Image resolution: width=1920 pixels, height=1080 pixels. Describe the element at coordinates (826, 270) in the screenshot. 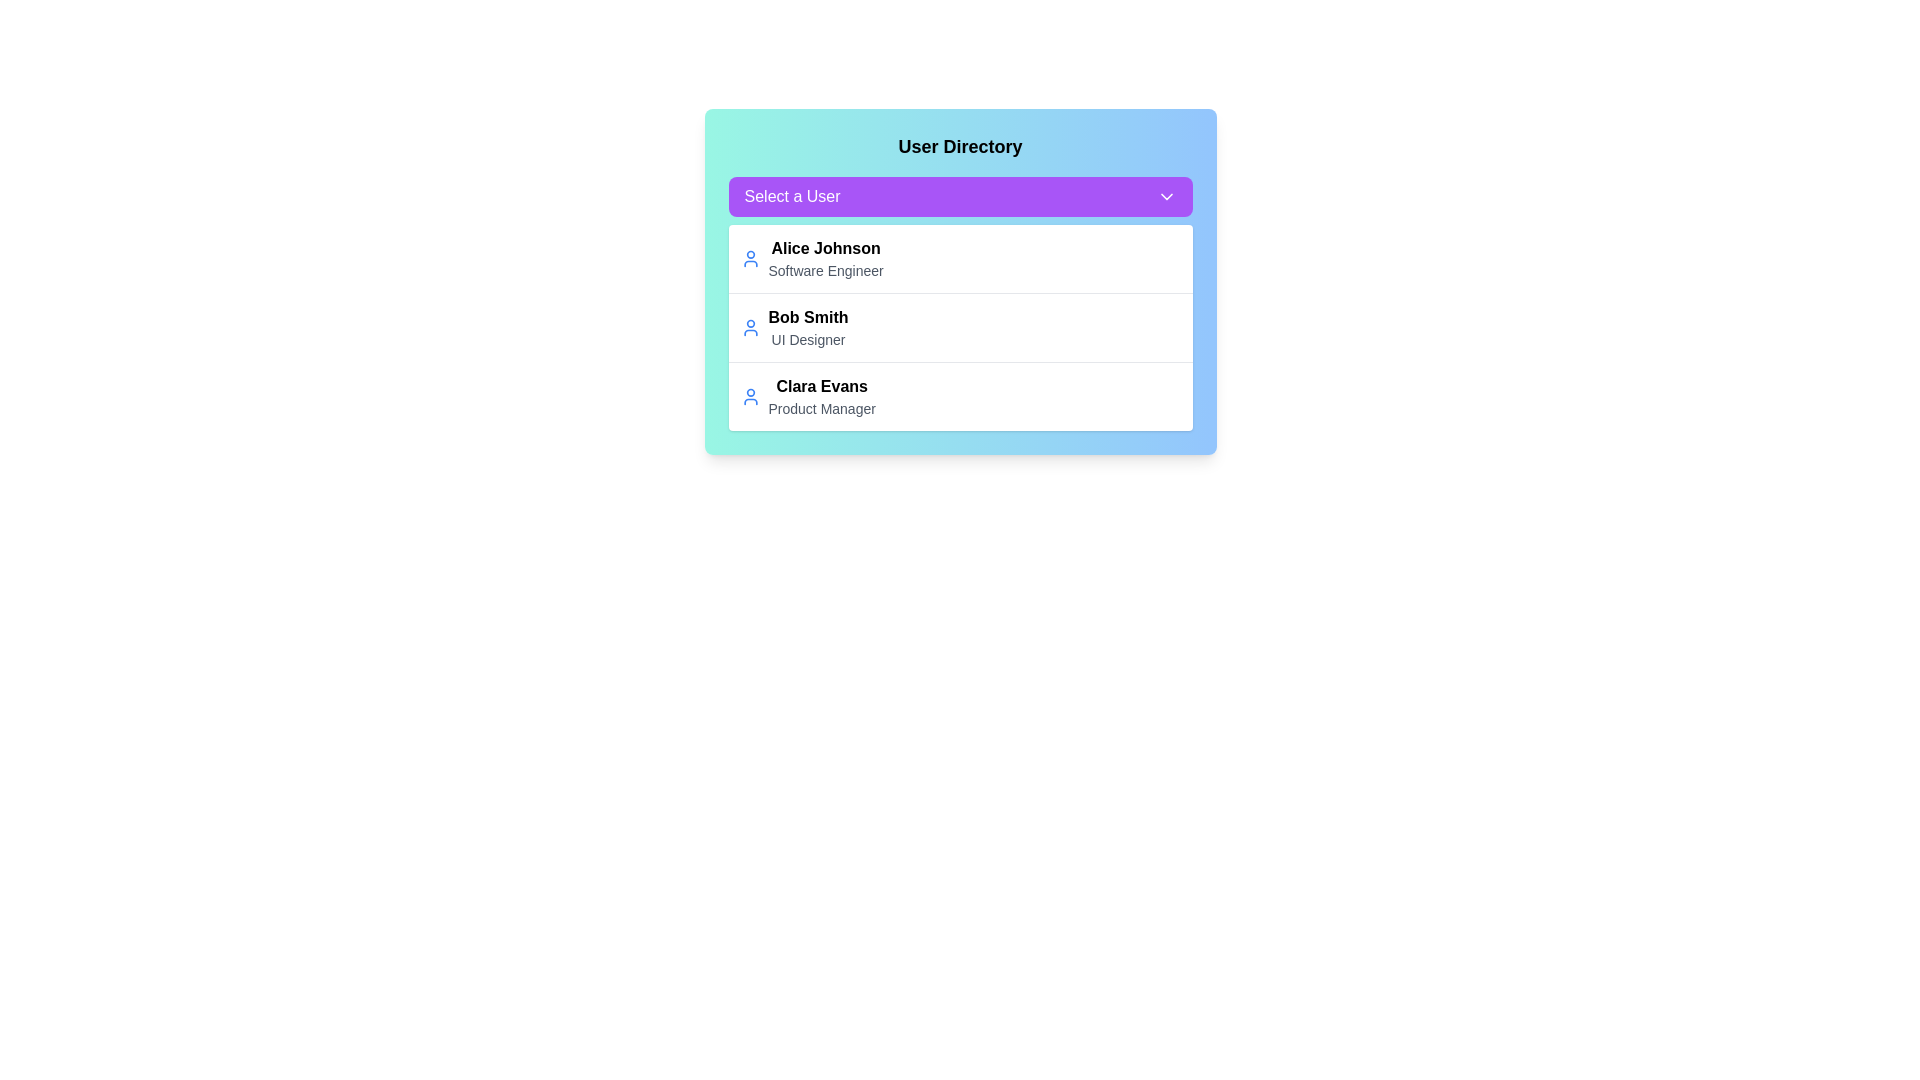

I see `the 'Software Engineer' text label associated with user 'Alice Johnson' in the user directory interface` at that location.